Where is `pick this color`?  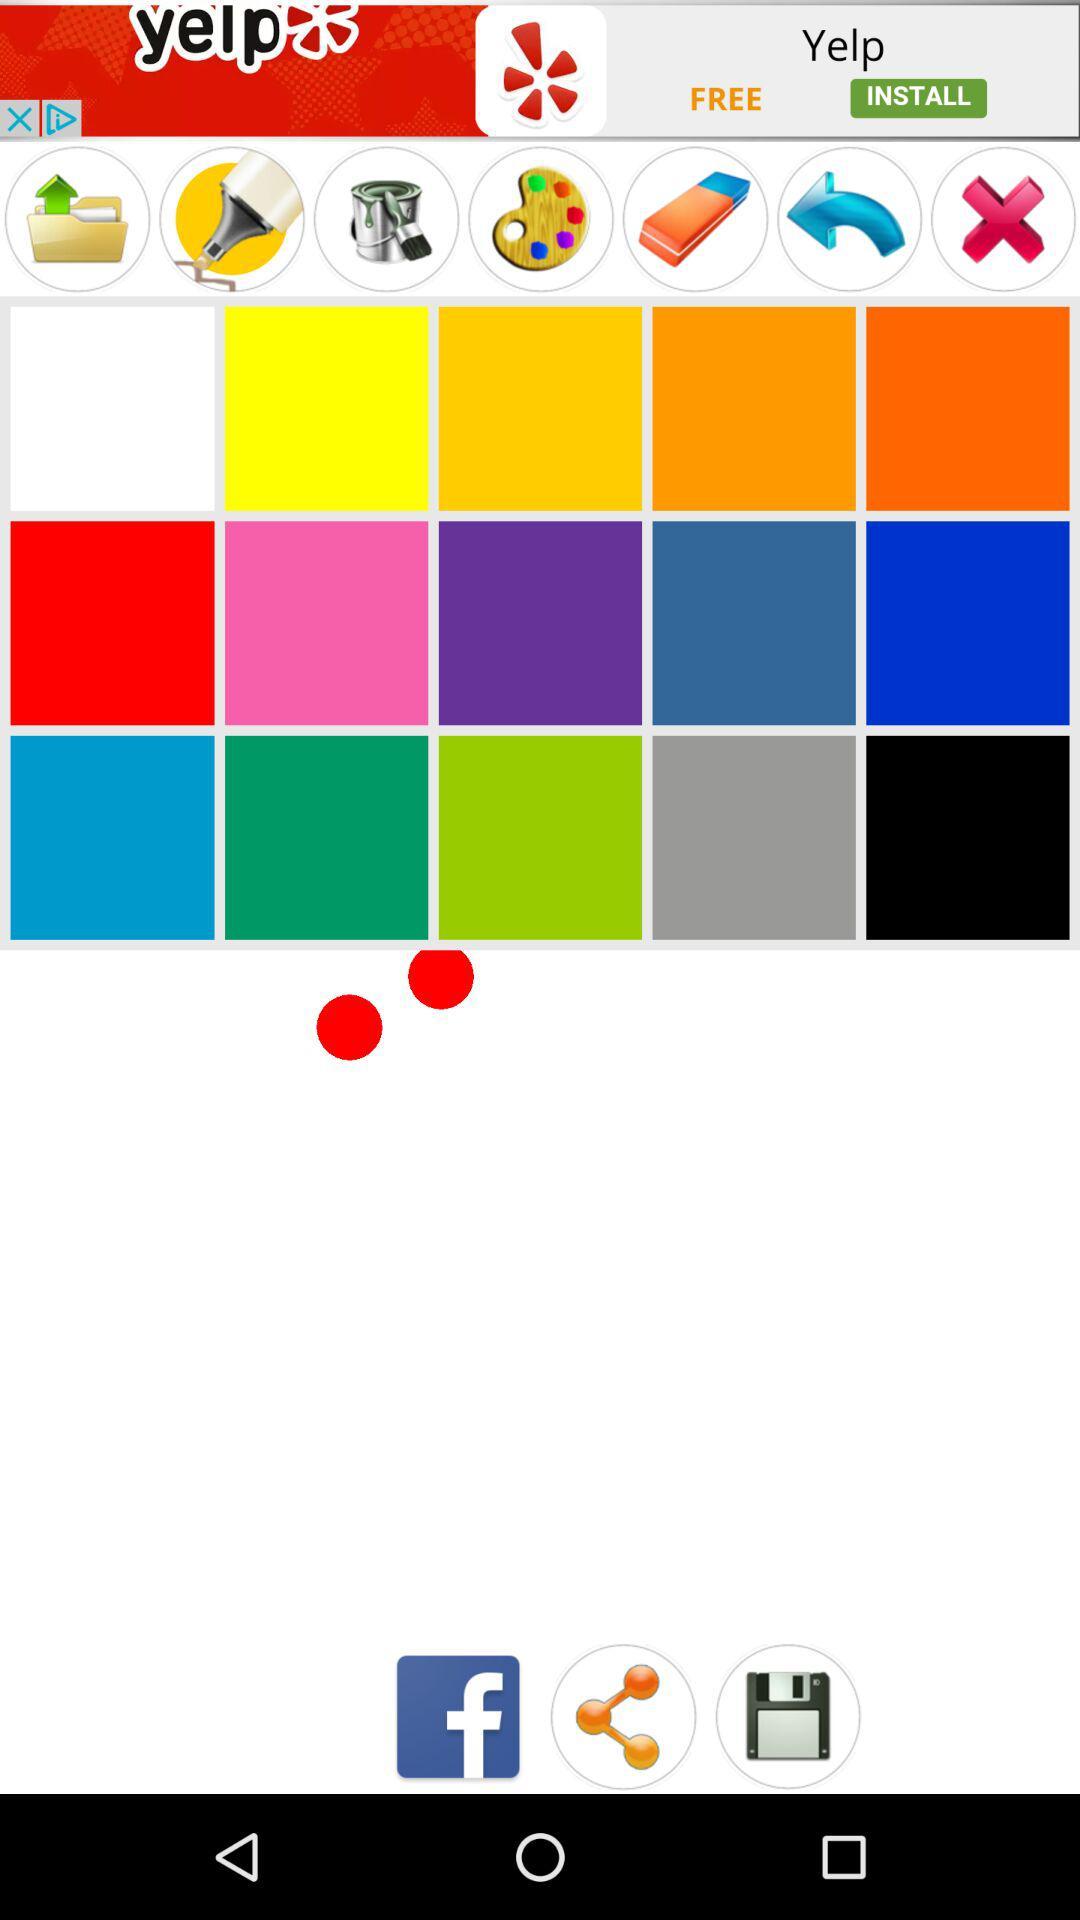 pick this color is located at coordinates (966, 407).